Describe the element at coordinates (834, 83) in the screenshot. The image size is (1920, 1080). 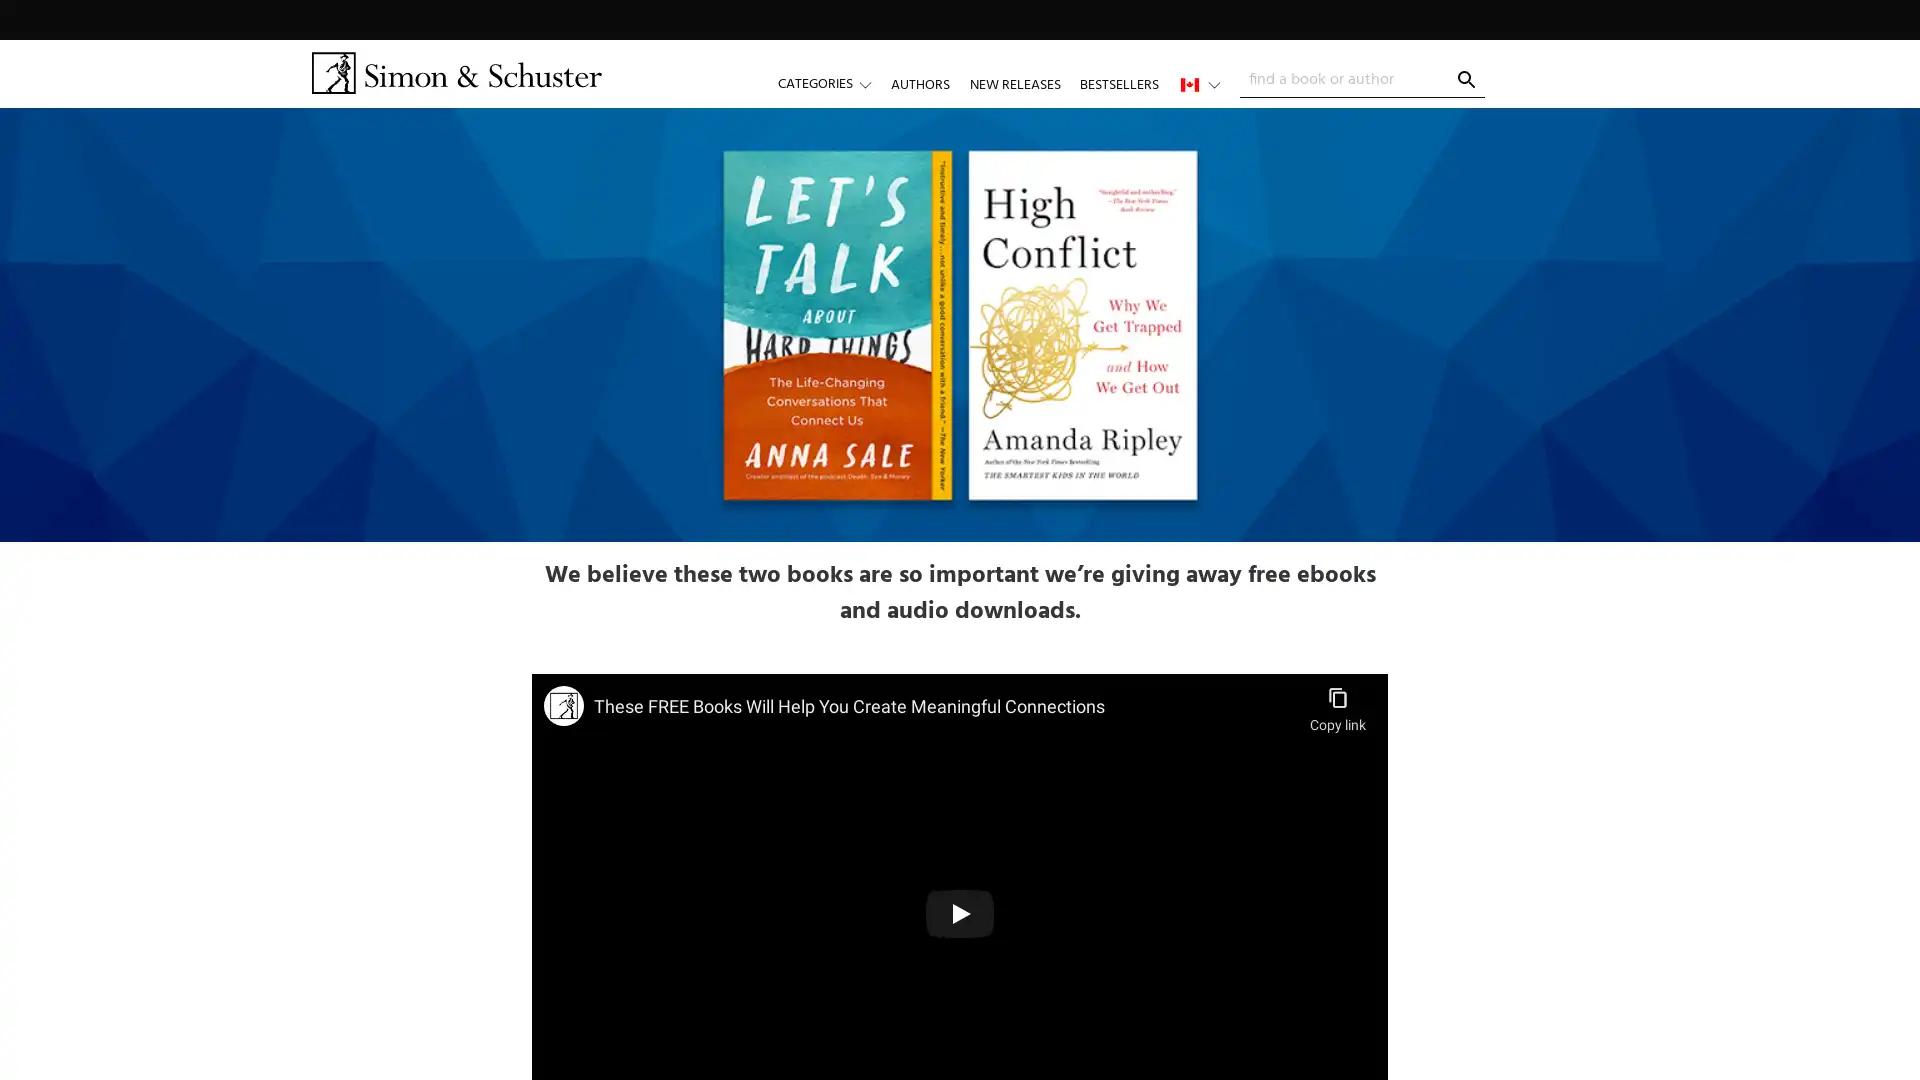
I see `CATEGORIES` at that location.